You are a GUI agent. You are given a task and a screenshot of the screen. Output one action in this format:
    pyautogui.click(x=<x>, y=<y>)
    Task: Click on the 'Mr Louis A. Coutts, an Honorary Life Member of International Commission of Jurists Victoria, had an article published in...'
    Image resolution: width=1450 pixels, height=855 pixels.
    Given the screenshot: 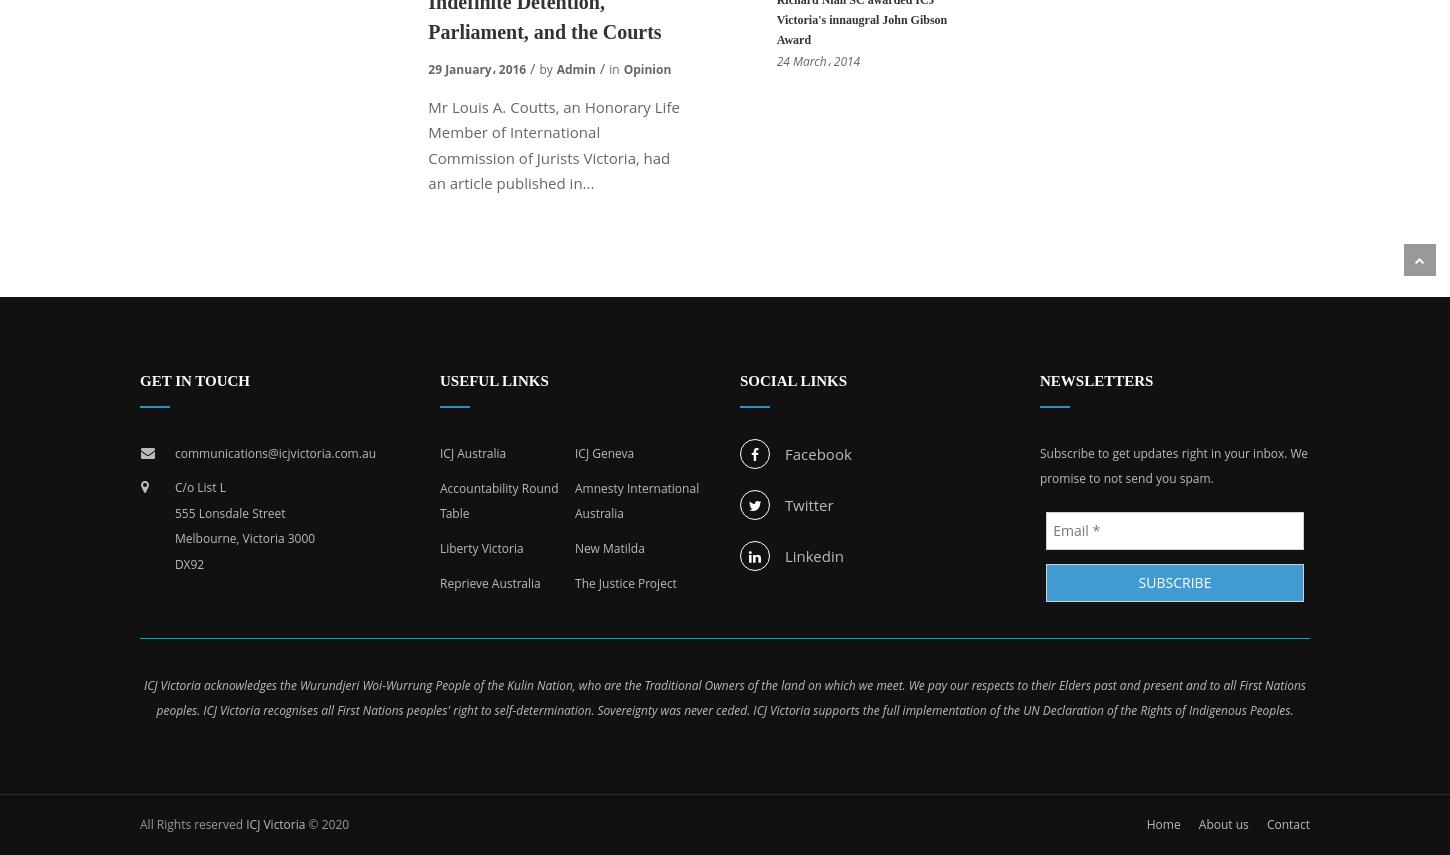 What is the action you would take?
    pyautogui.click(x=553, y=144)
    